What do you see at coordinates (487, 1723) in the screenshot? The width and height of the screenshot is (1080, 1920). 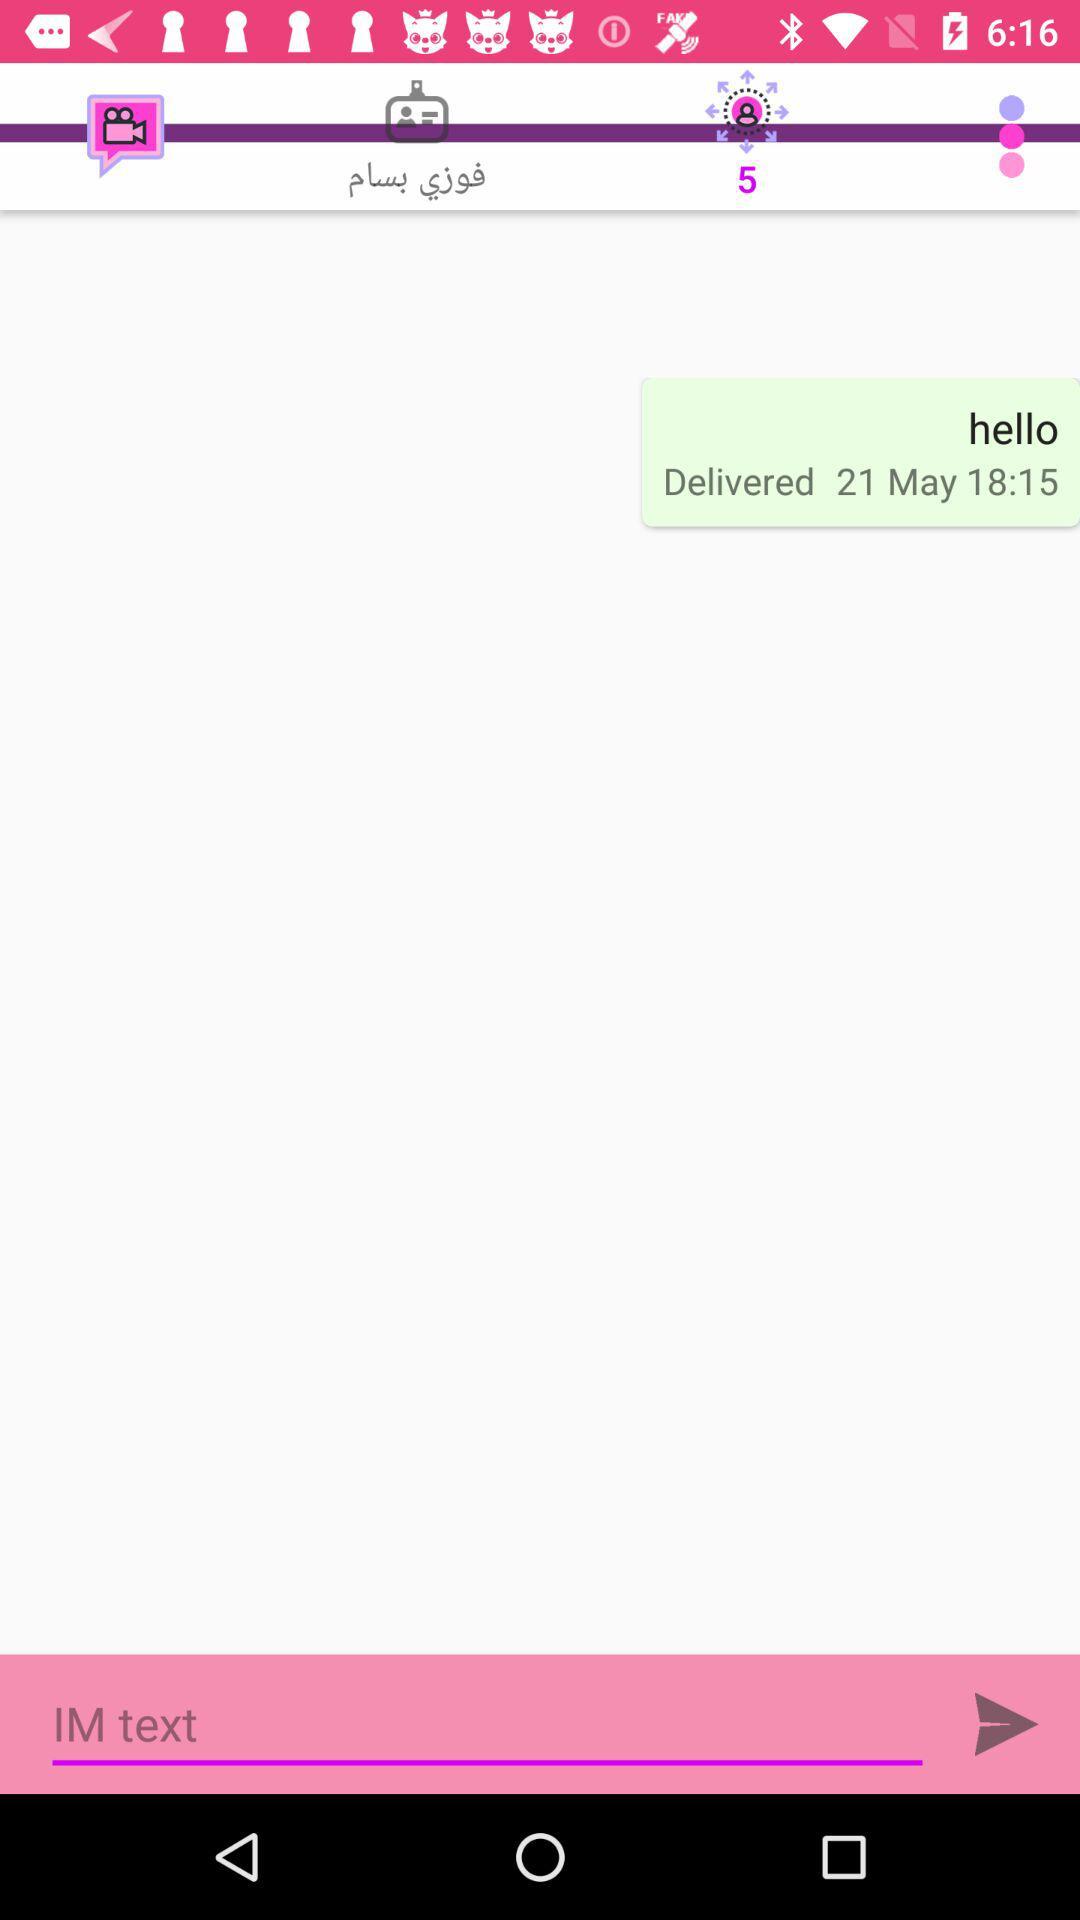 I see `text here` at bounding box center [487, 1723].